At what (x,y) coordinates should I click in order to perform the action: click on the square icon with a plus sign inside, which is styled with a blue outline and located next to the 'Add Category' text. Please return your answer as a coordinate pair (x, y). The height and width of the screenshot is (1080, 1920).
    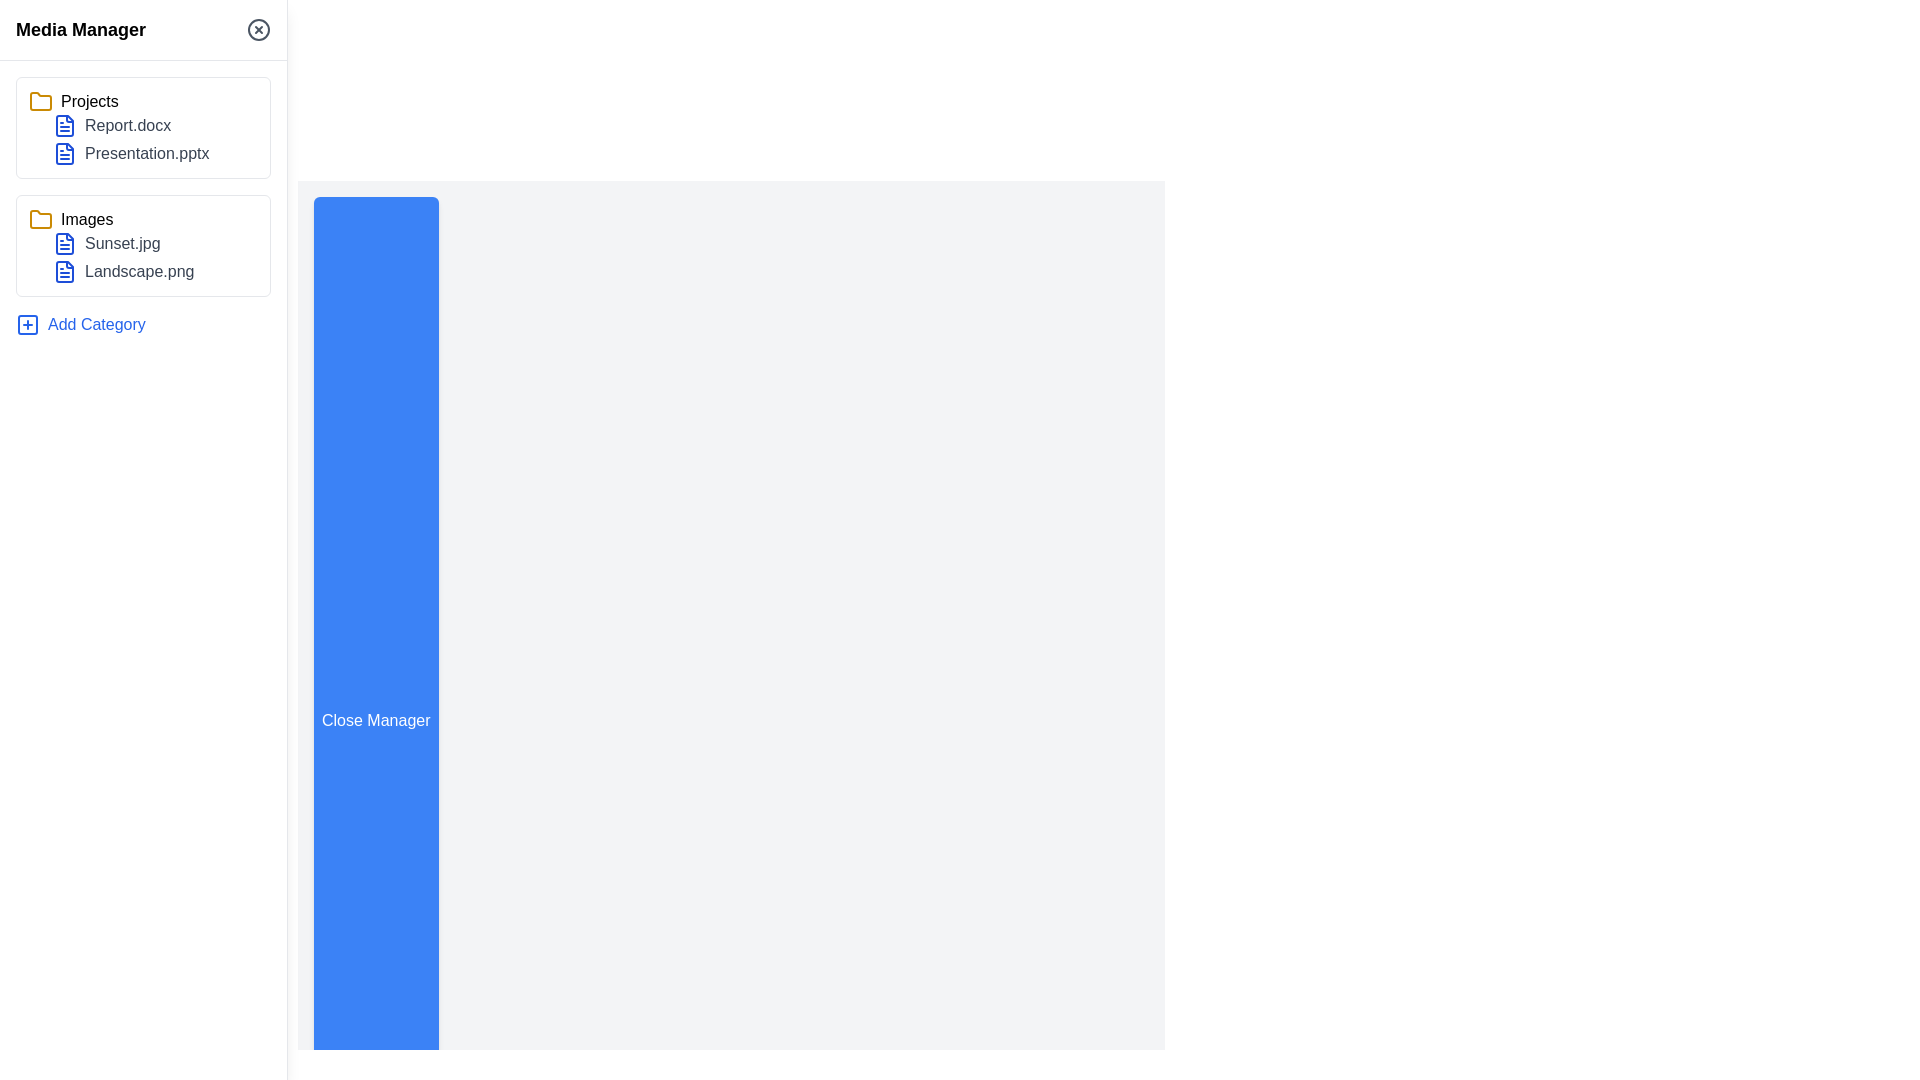
    Looking at the image, I should click on (28, 323).